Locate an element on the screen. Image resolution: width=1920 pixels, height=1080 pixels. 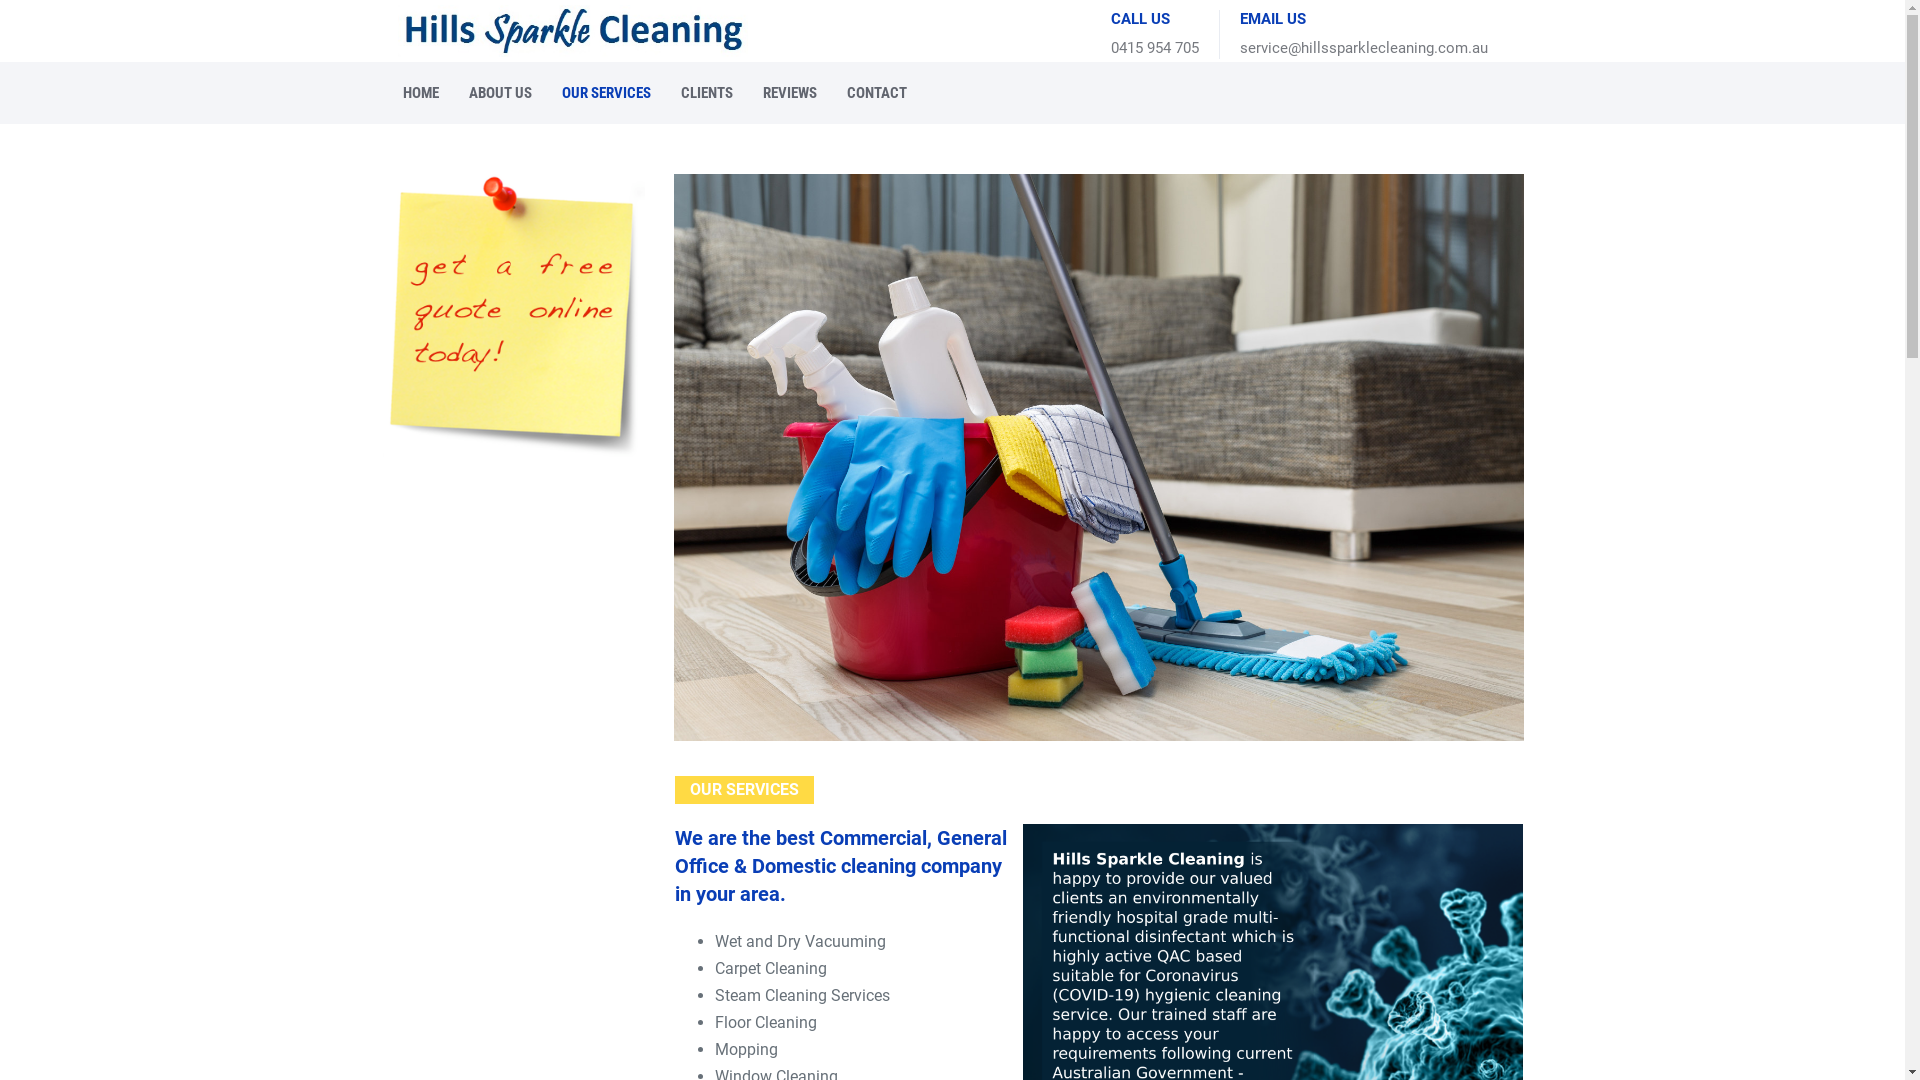
'CONTACT' is located at coordinates (877, 92).